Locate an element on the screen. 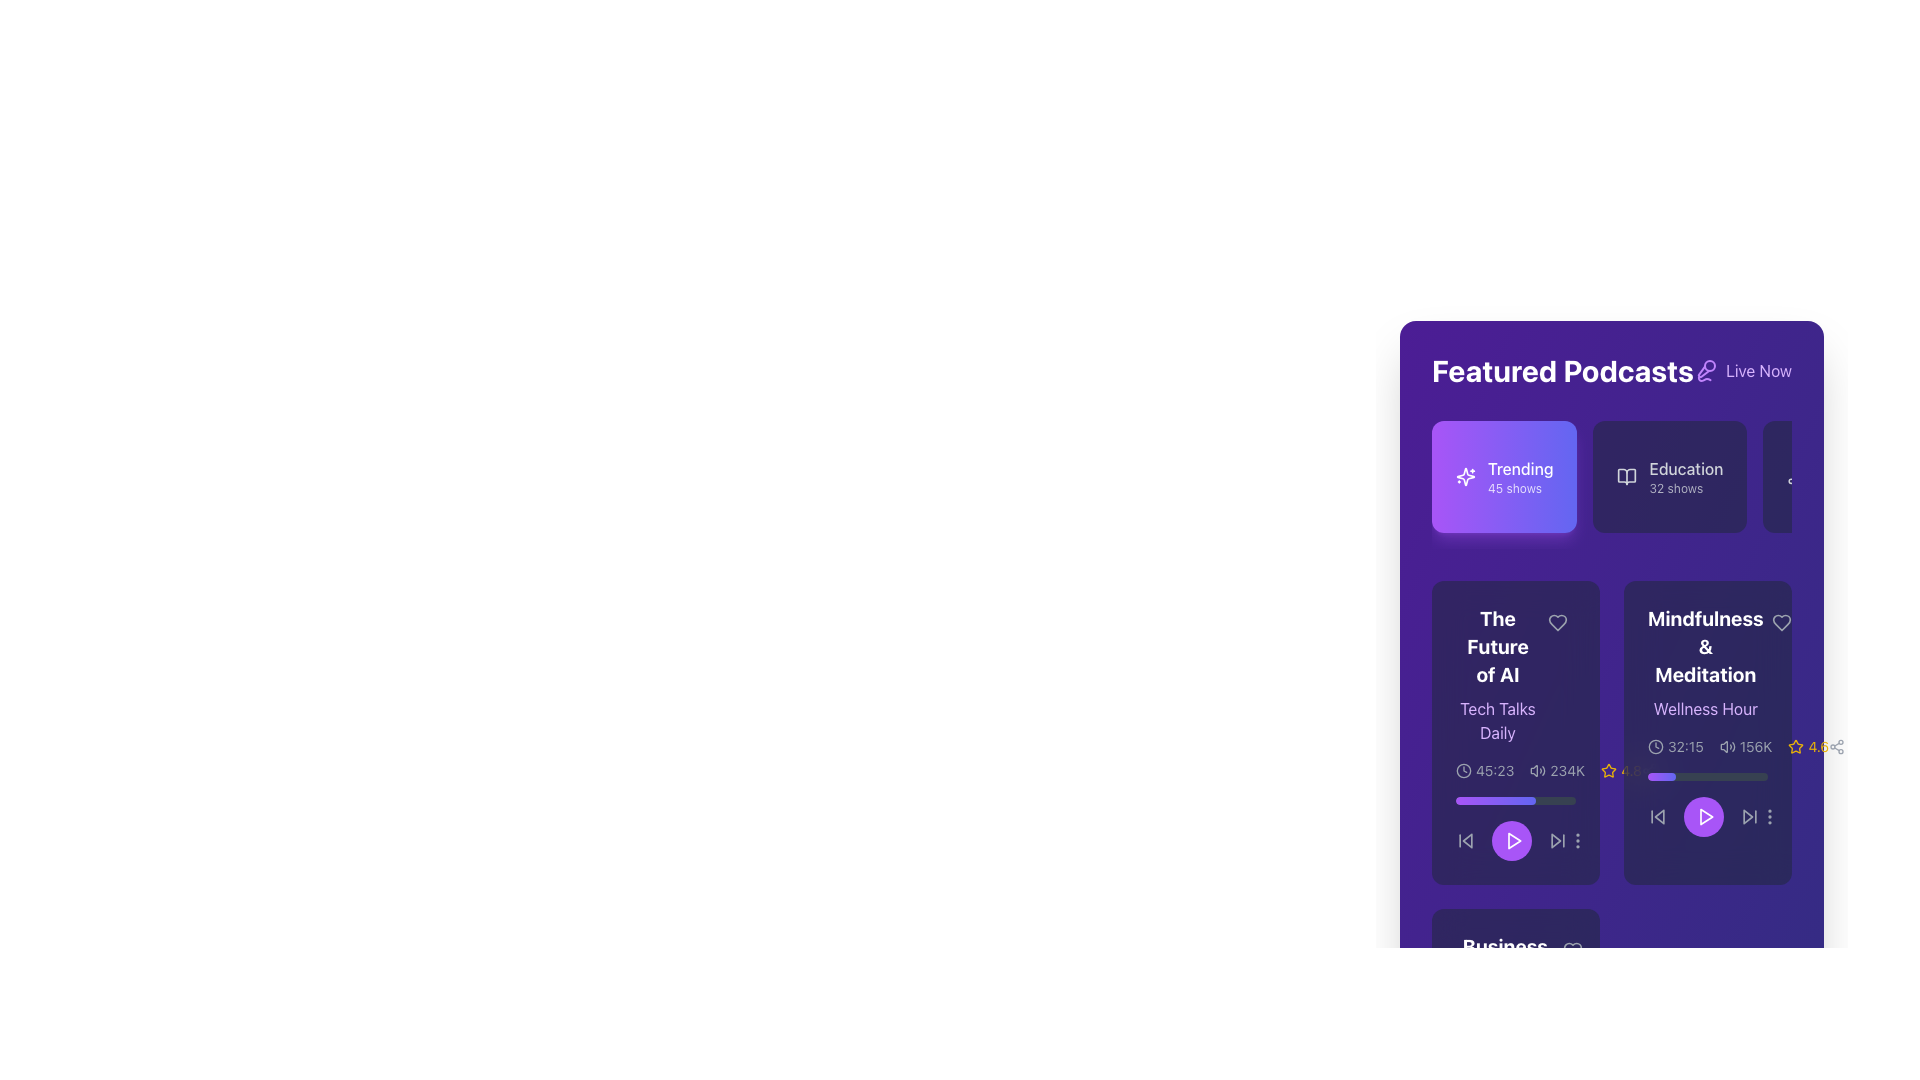  textual contents of the Text Block titled 'The Future of AI' with subtitle 'Tech Talks Daily', which is located in the 'Trending' category of the 'Featured Podcasts' section is located at coordinates (1516, 675).